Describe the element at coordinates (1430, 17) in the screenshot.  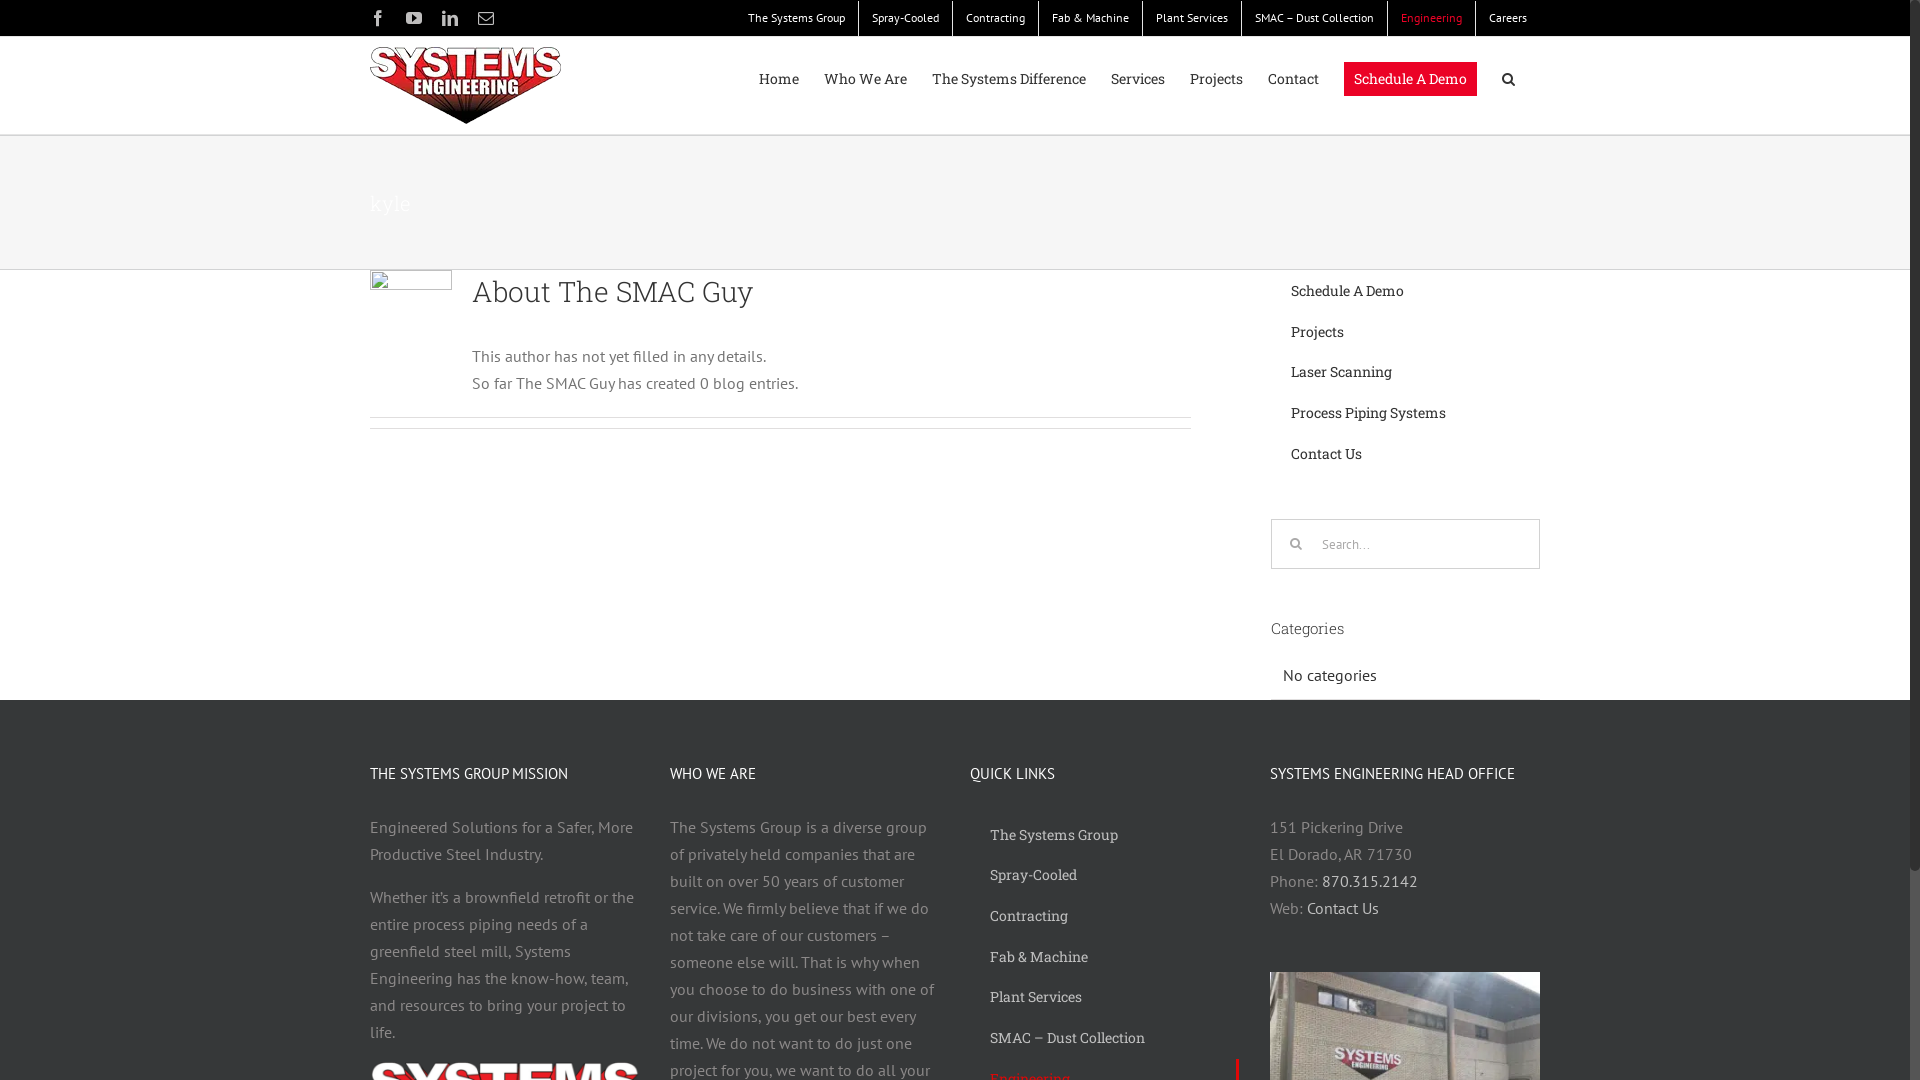
I see `'Engineering'` at that location.